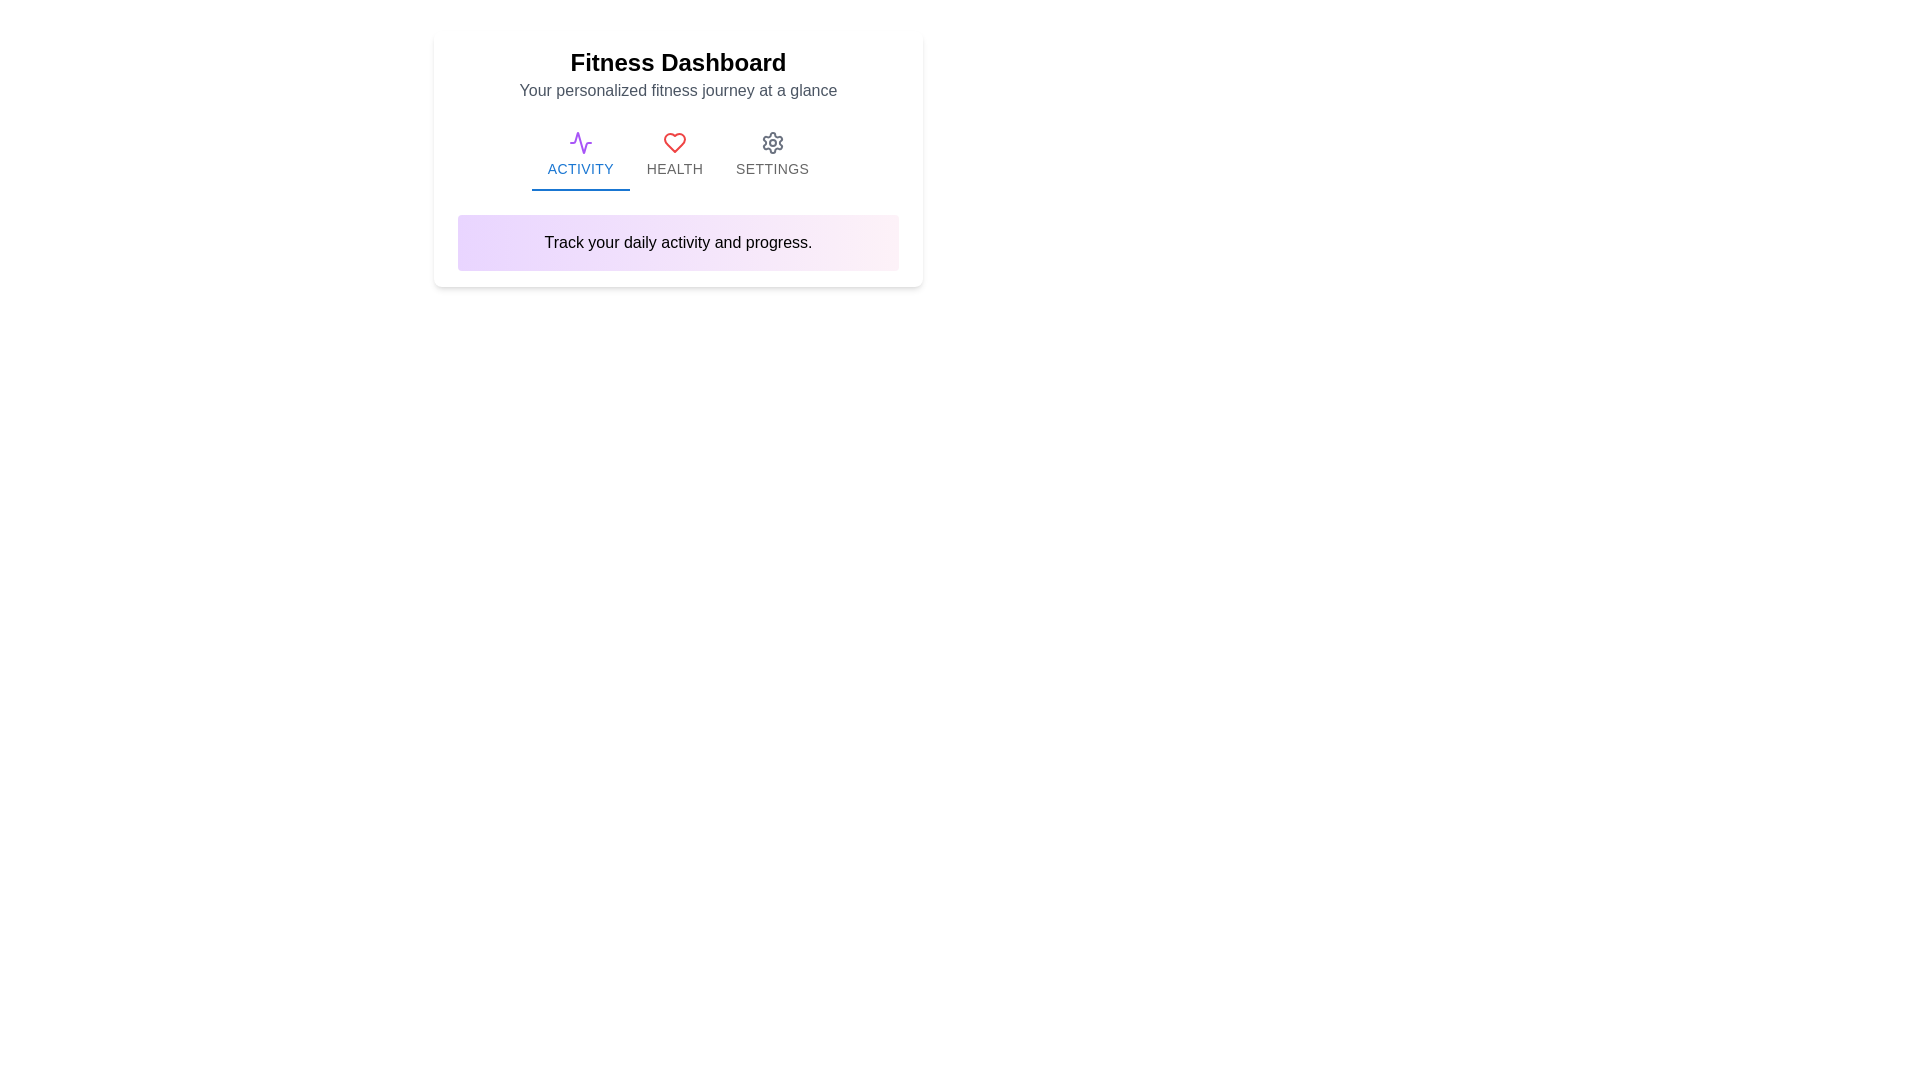 Image resolution: width=1920 pixels, height=1080 pixels. I want to click on the SVG icon representing the Health category in the dashboard, so click(675, 141).